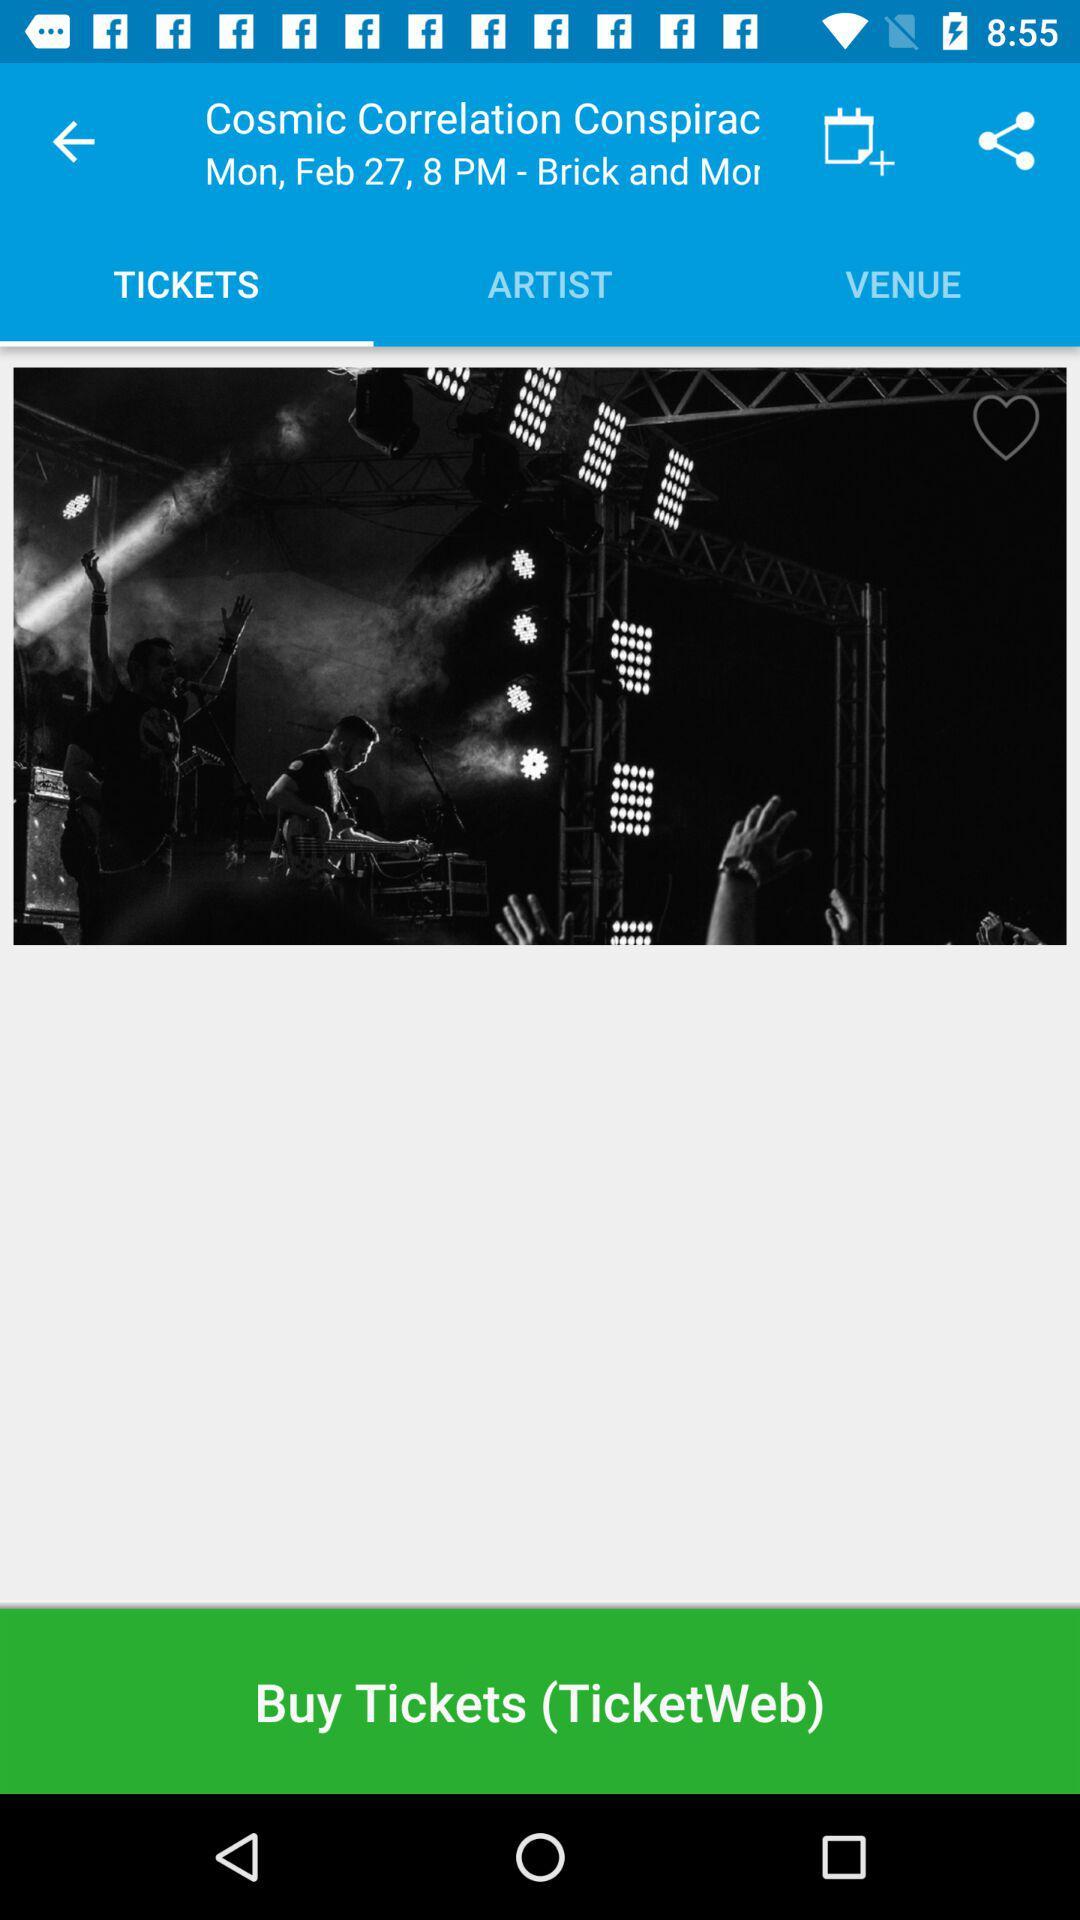 This screenshot has width=1080, height=1920. Describe the element at coordinates (72, 140) in the screenshot. I see `the item next to cosmic correlation conspiracy` at that location.